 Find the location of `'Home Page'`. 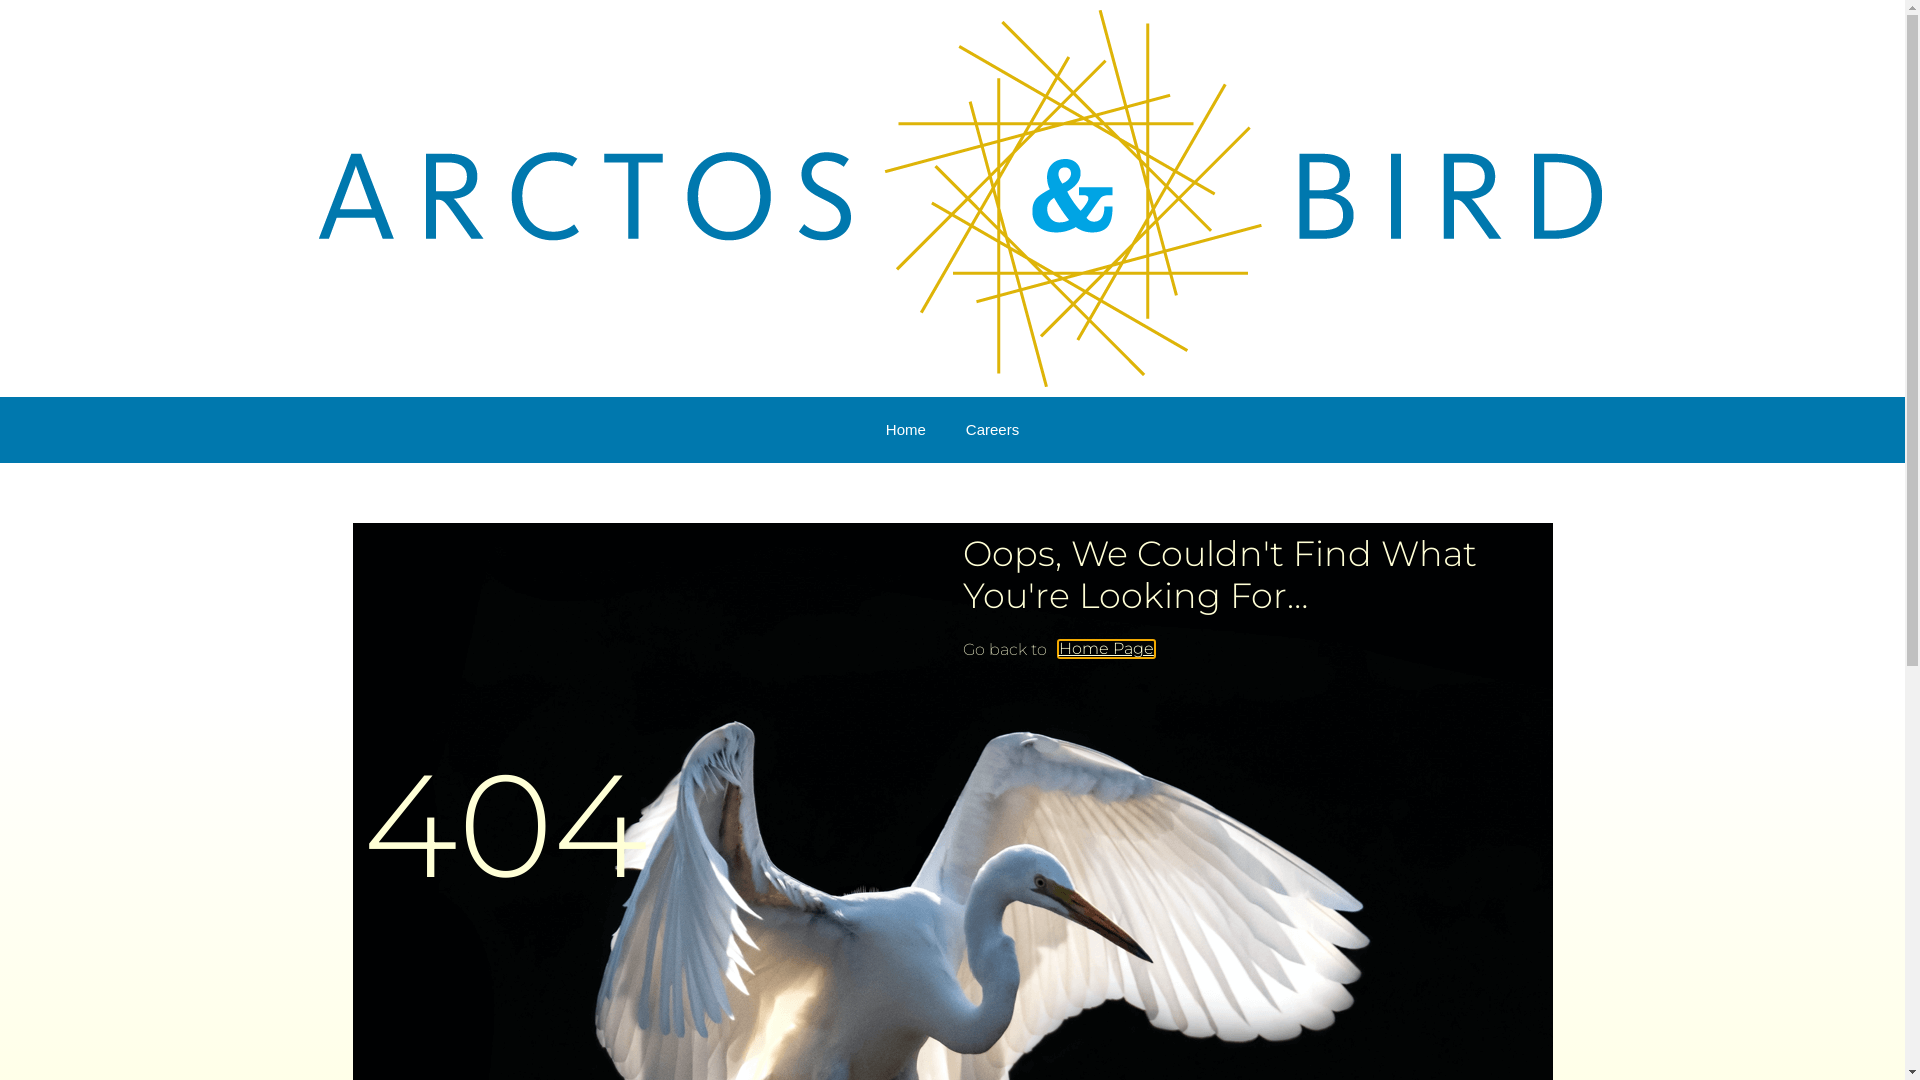

'Home Page' is located at coordinates (1104, 648).